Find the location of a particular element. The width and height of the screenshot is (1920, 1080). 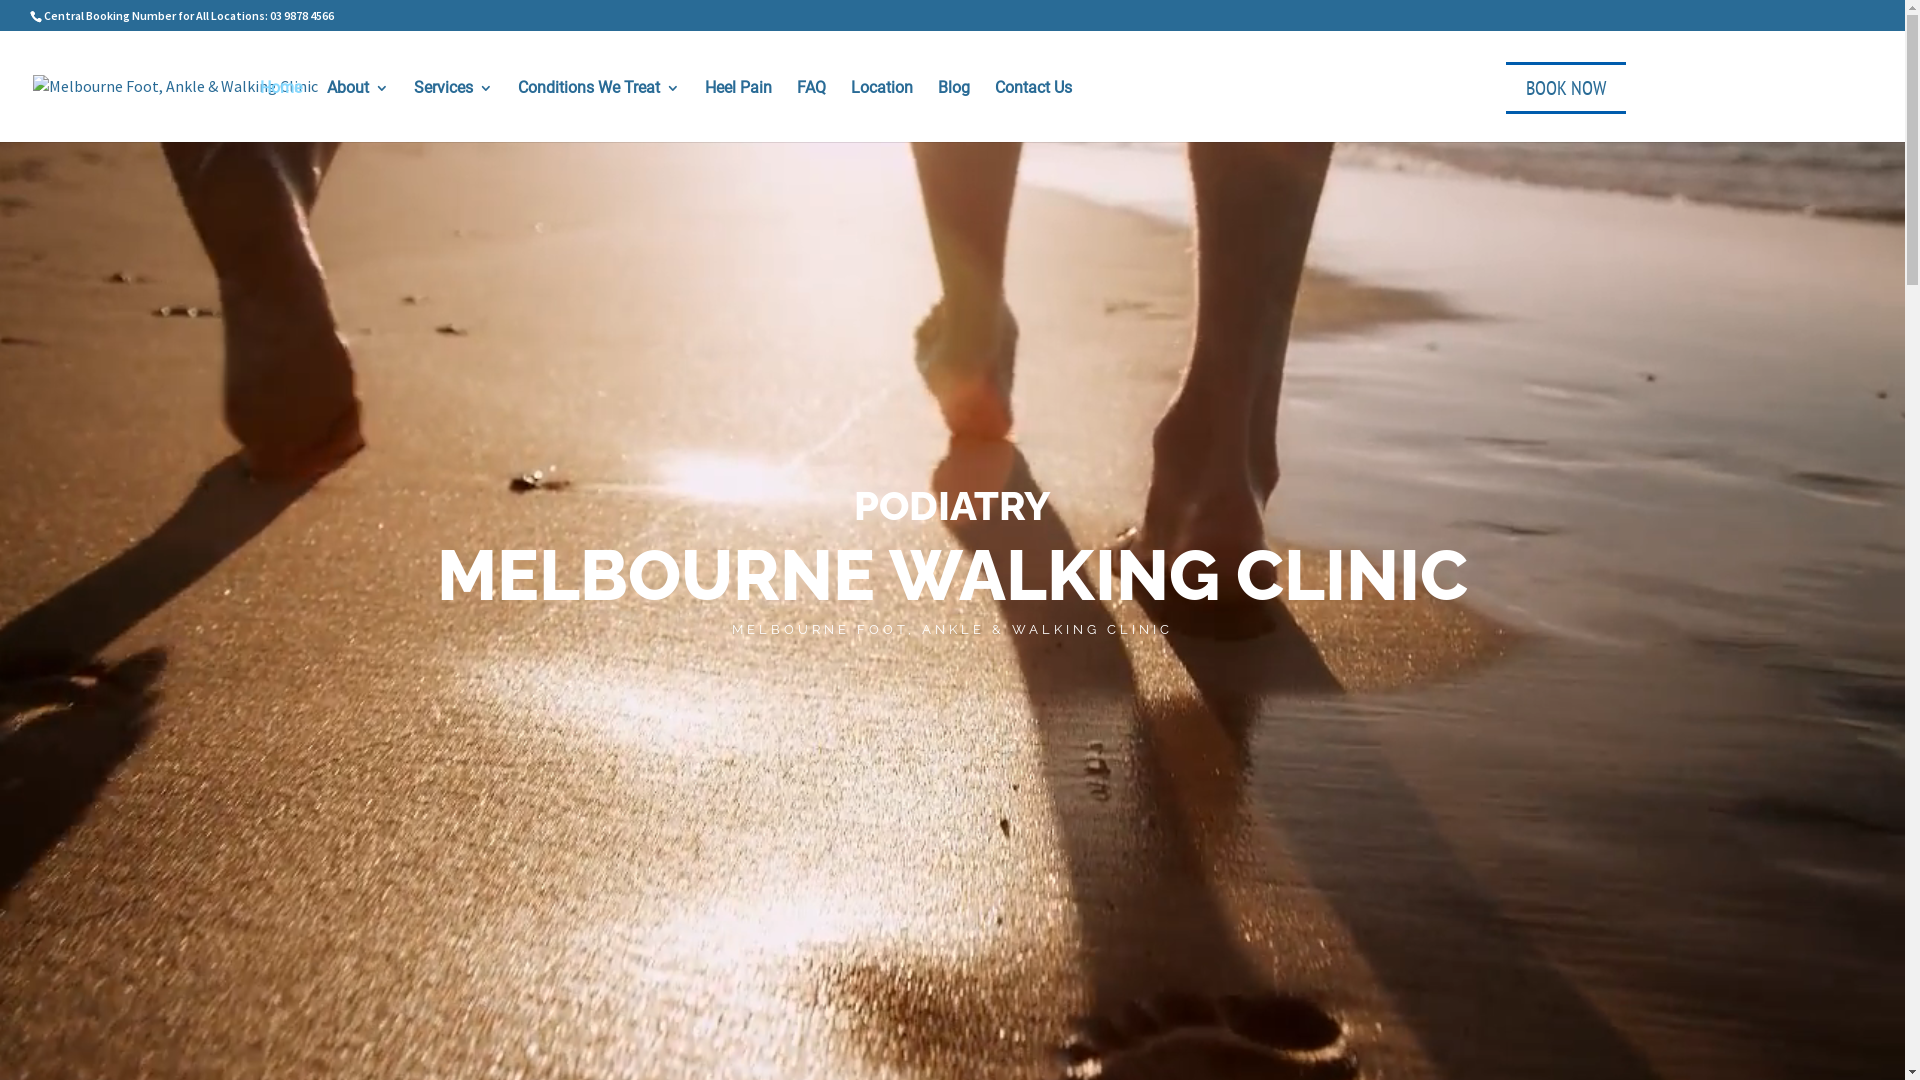

'Heel Pain' is located at coordinates (705, 108).